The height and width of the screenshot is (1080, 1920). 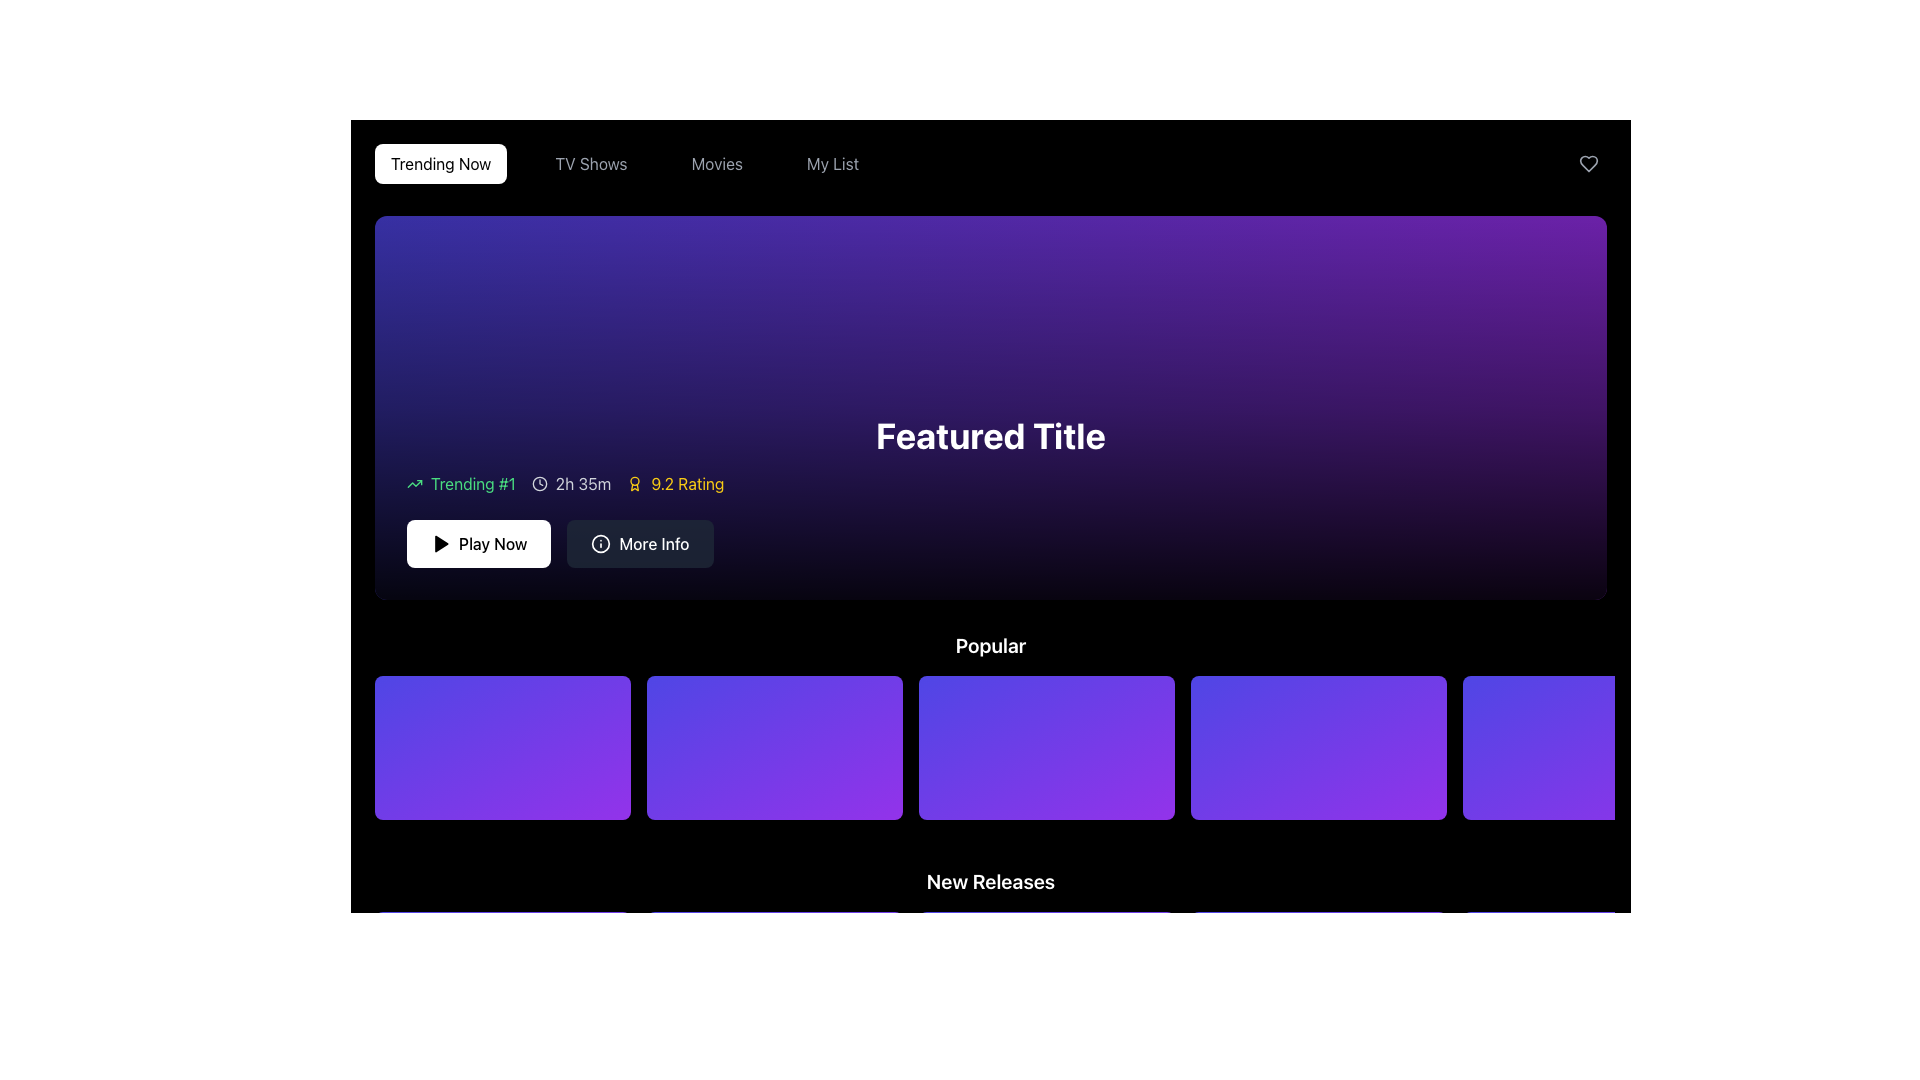 What do you see at coordinates (440, 163) in the screenshot?
I see `the 'Trending Now' button, which is a rectangular button with a white background and black text, located on a black background towards the top left of the interface` at bounding box center [440, 163].